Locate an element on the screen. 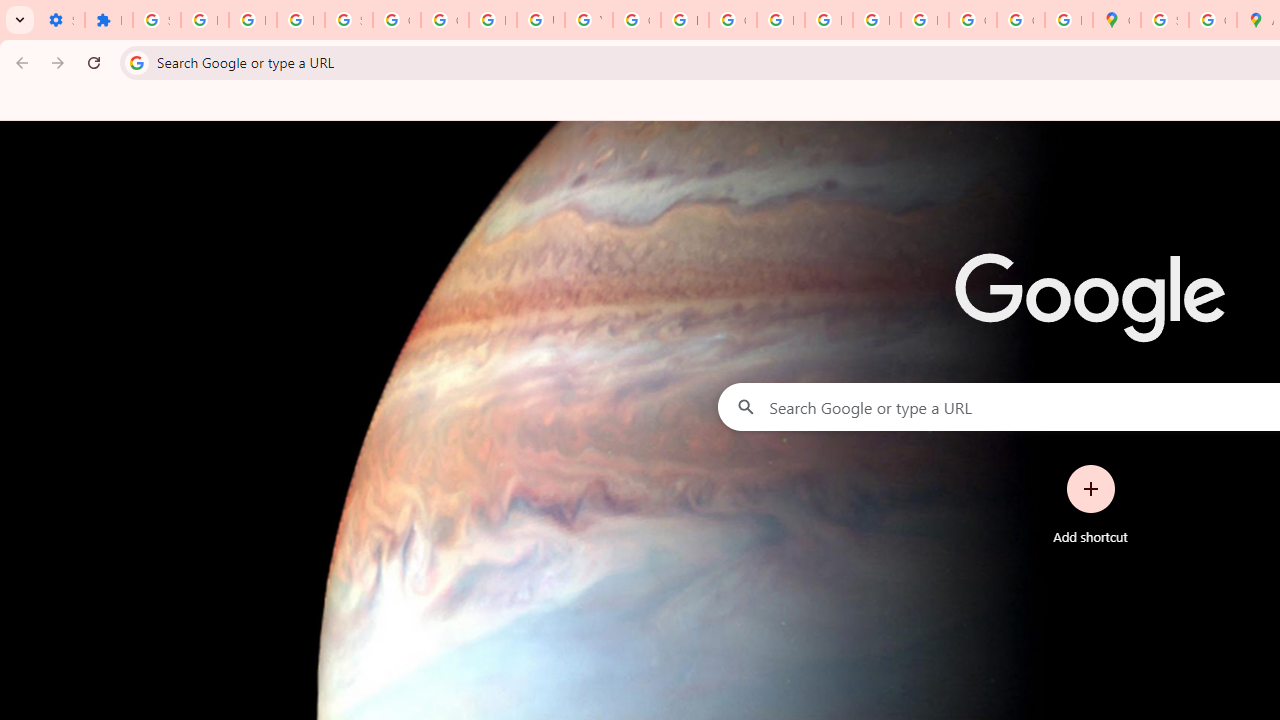 The width and height of the screenshot is (1280, 720). 'Google Account Help' is located at coordinates (443, 20).